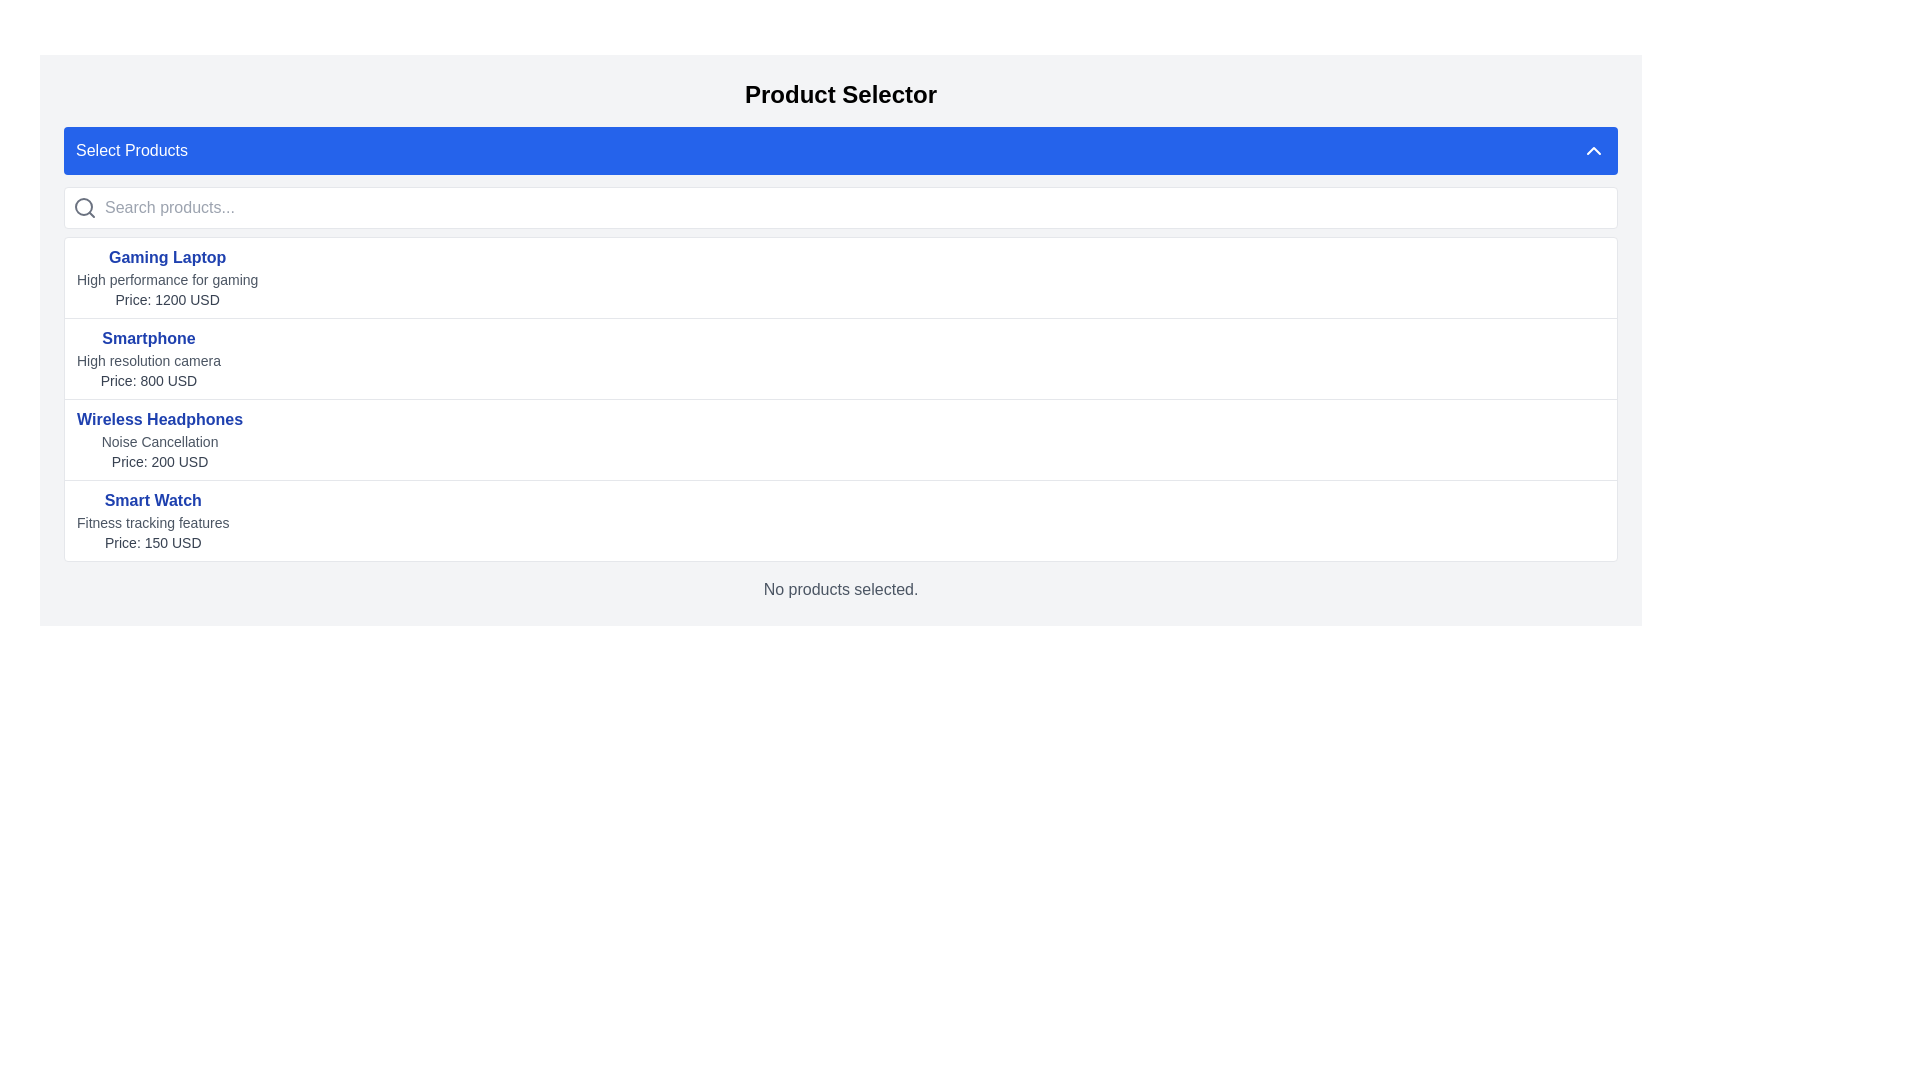  Describe the element at coordinates (167, 277) in the screenshot. I see `the 'Gaming Laptop' product information text block, which is the first entry in the list under the 'Select Products' section, located below the search bar` at that location.